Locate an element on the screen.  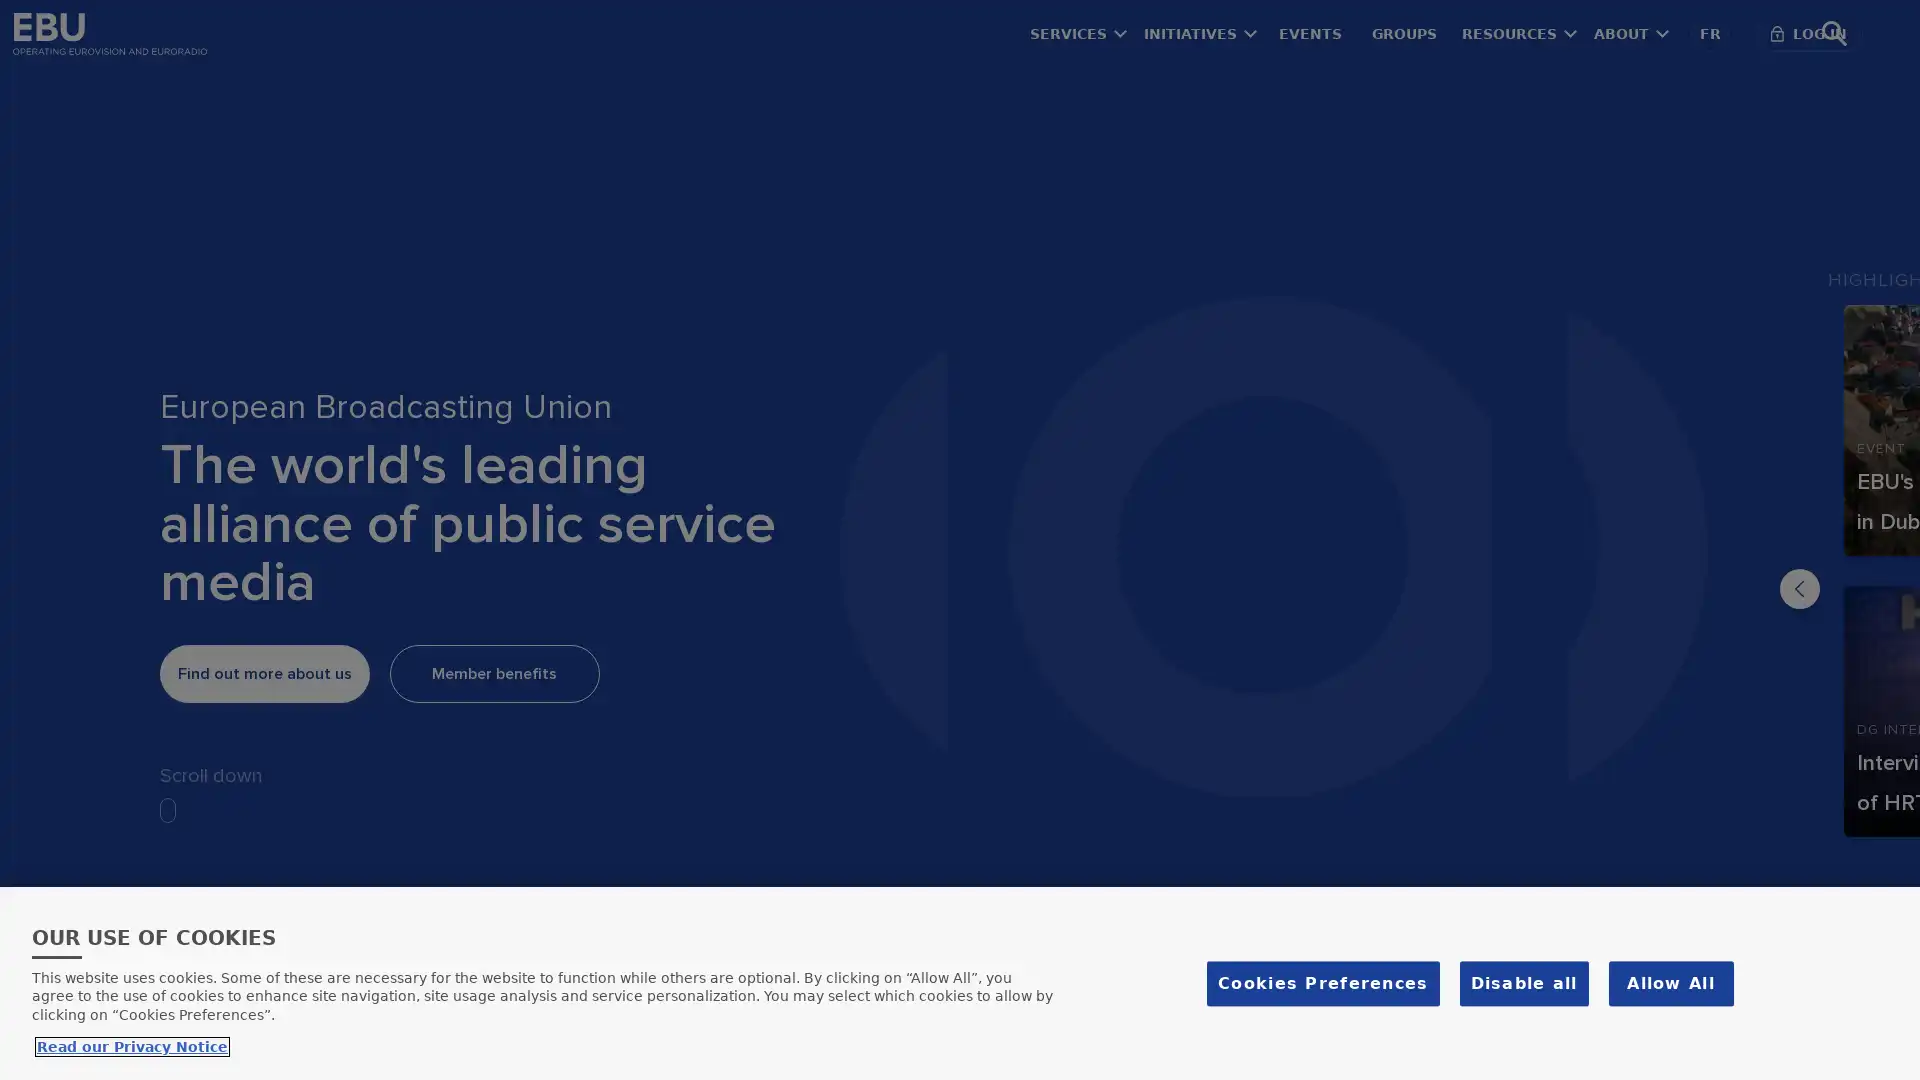
Cookies Preferences is located at coordinates (1323, 982).